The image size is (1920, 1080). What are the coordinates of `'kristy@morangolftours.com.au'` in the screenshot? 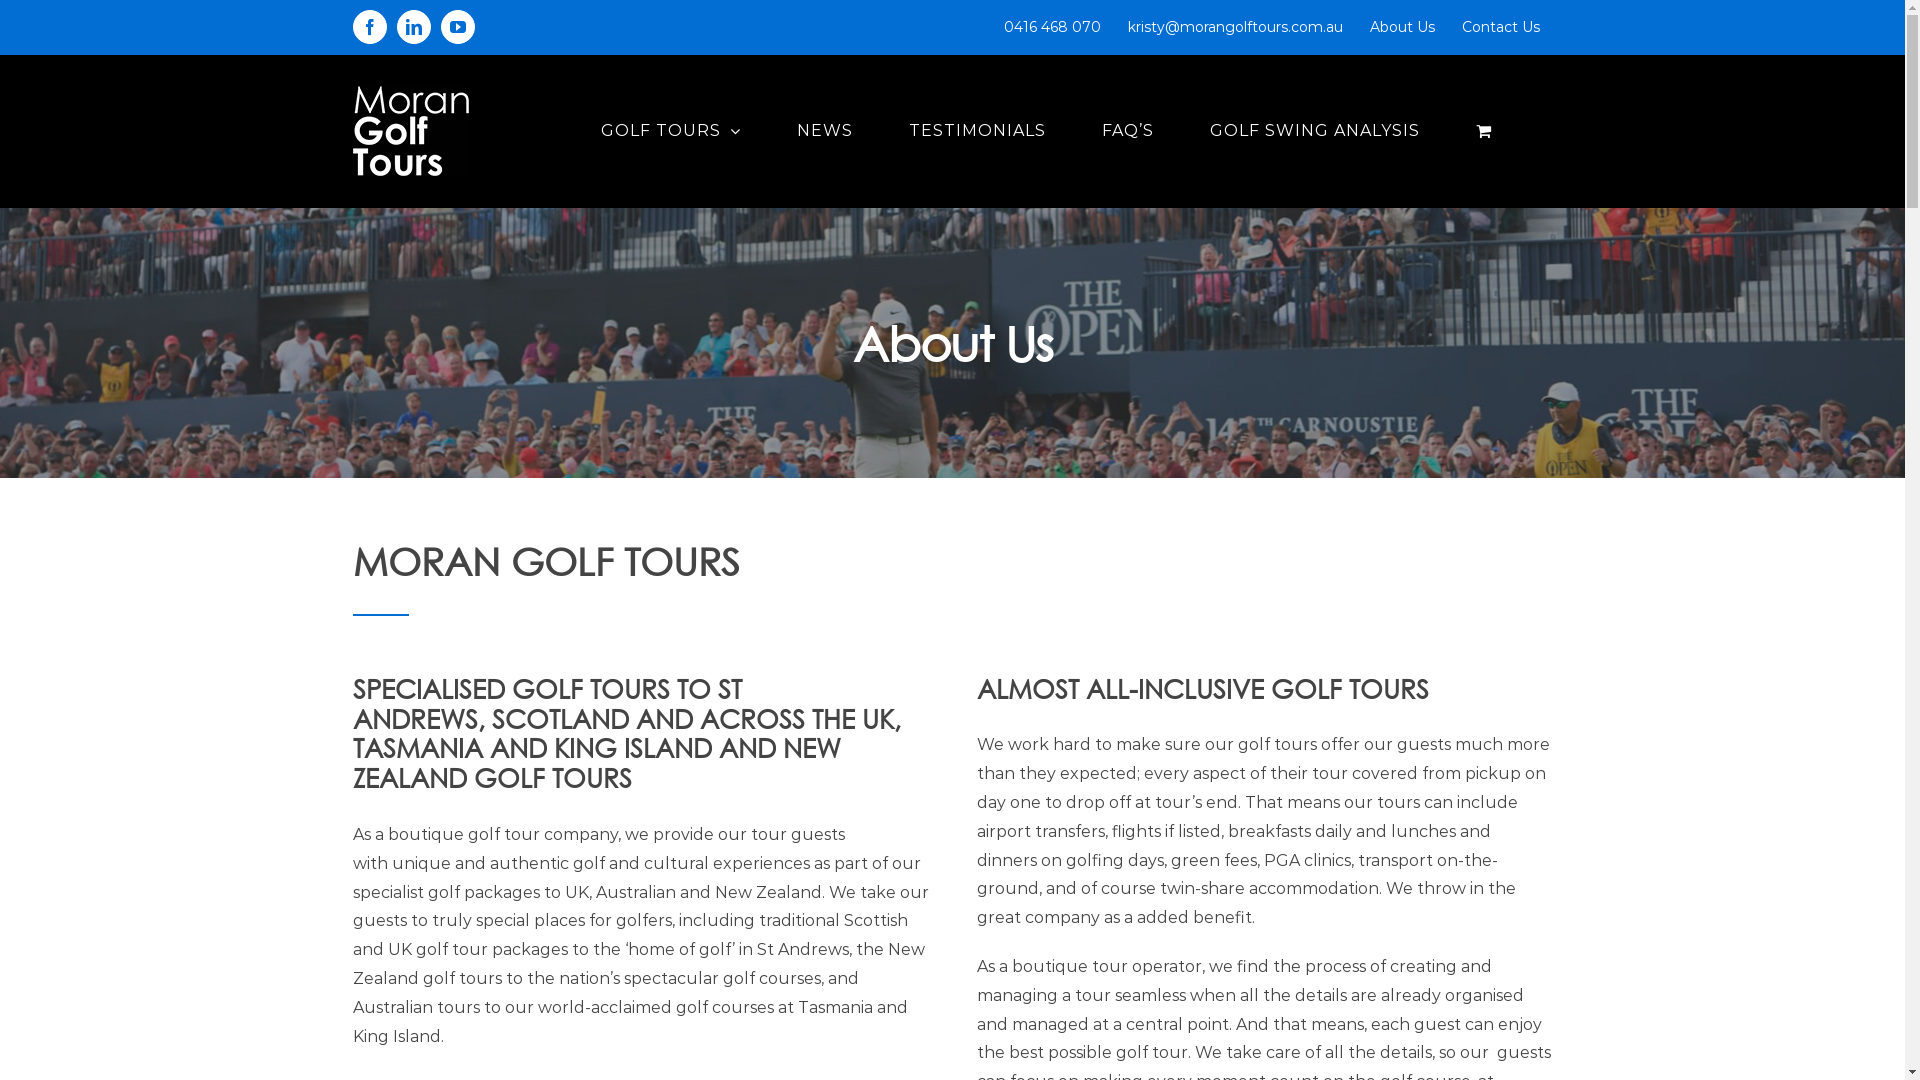 It's located at (1233, 27).